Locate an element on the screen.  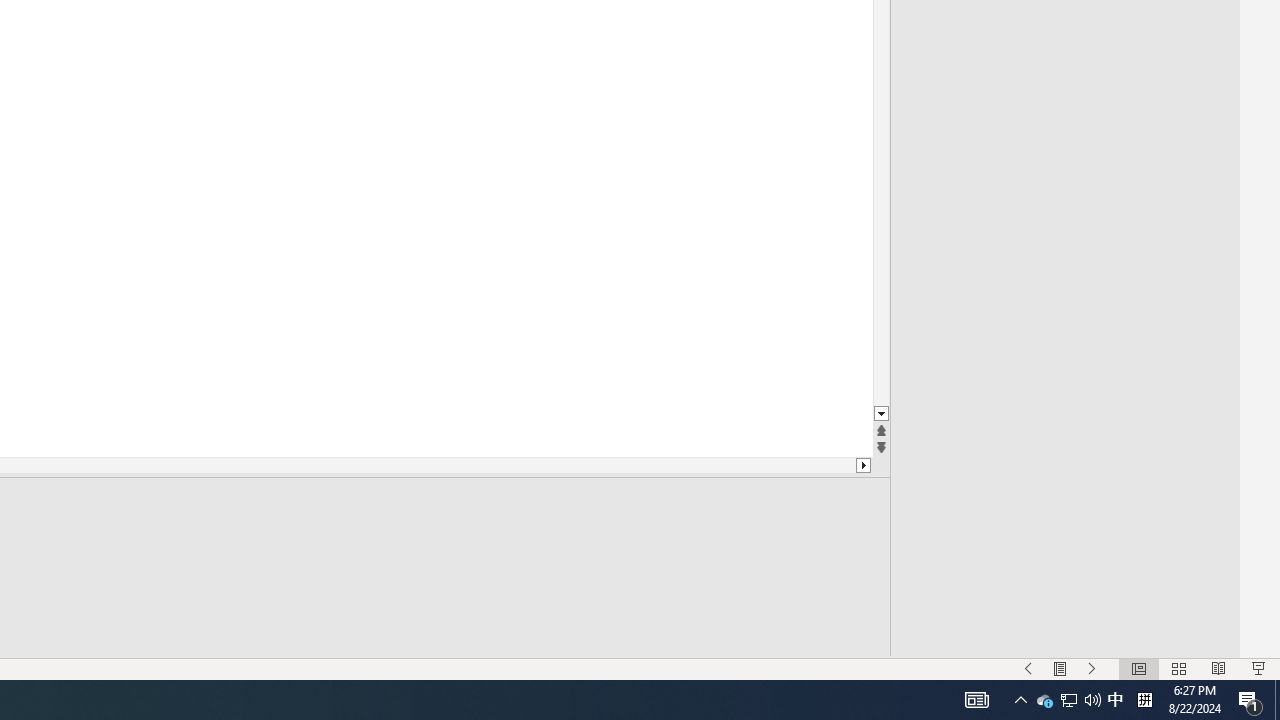
'Slide Show Previous On' is located at coordinates (1028, 669).